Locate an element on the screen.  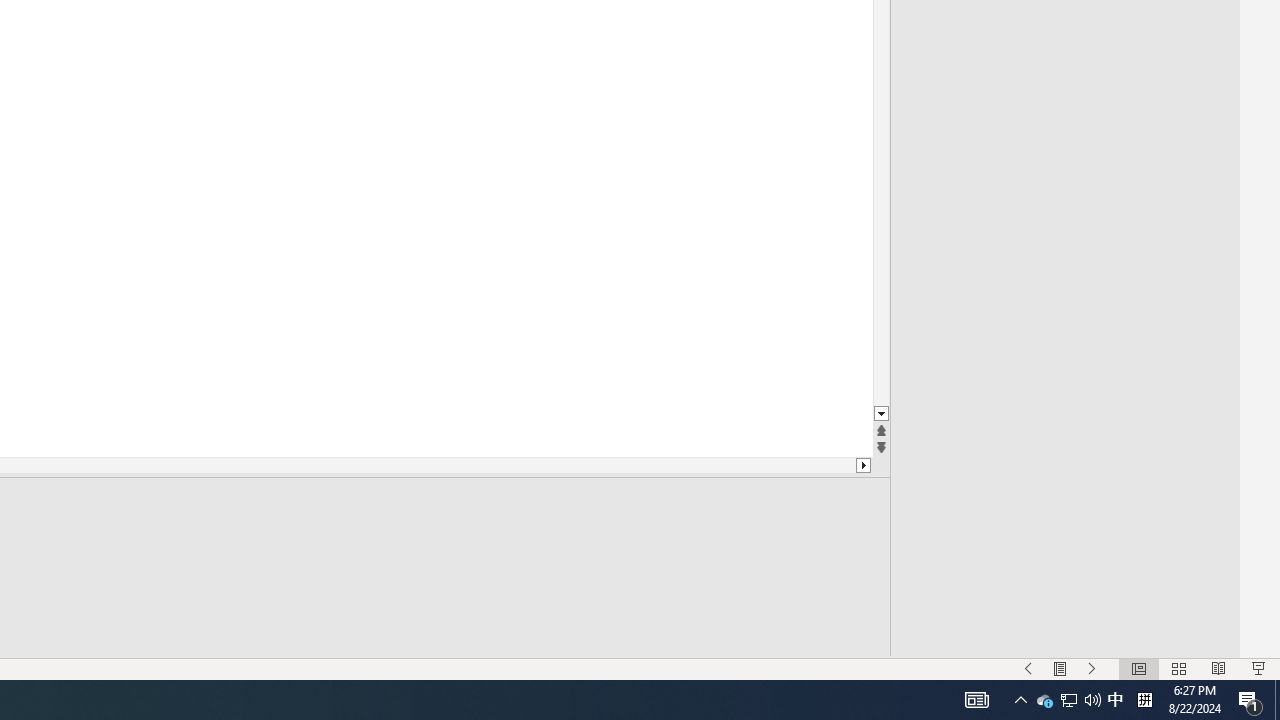
'Slide Show Previous On' is located at coordinates (1028, 669).